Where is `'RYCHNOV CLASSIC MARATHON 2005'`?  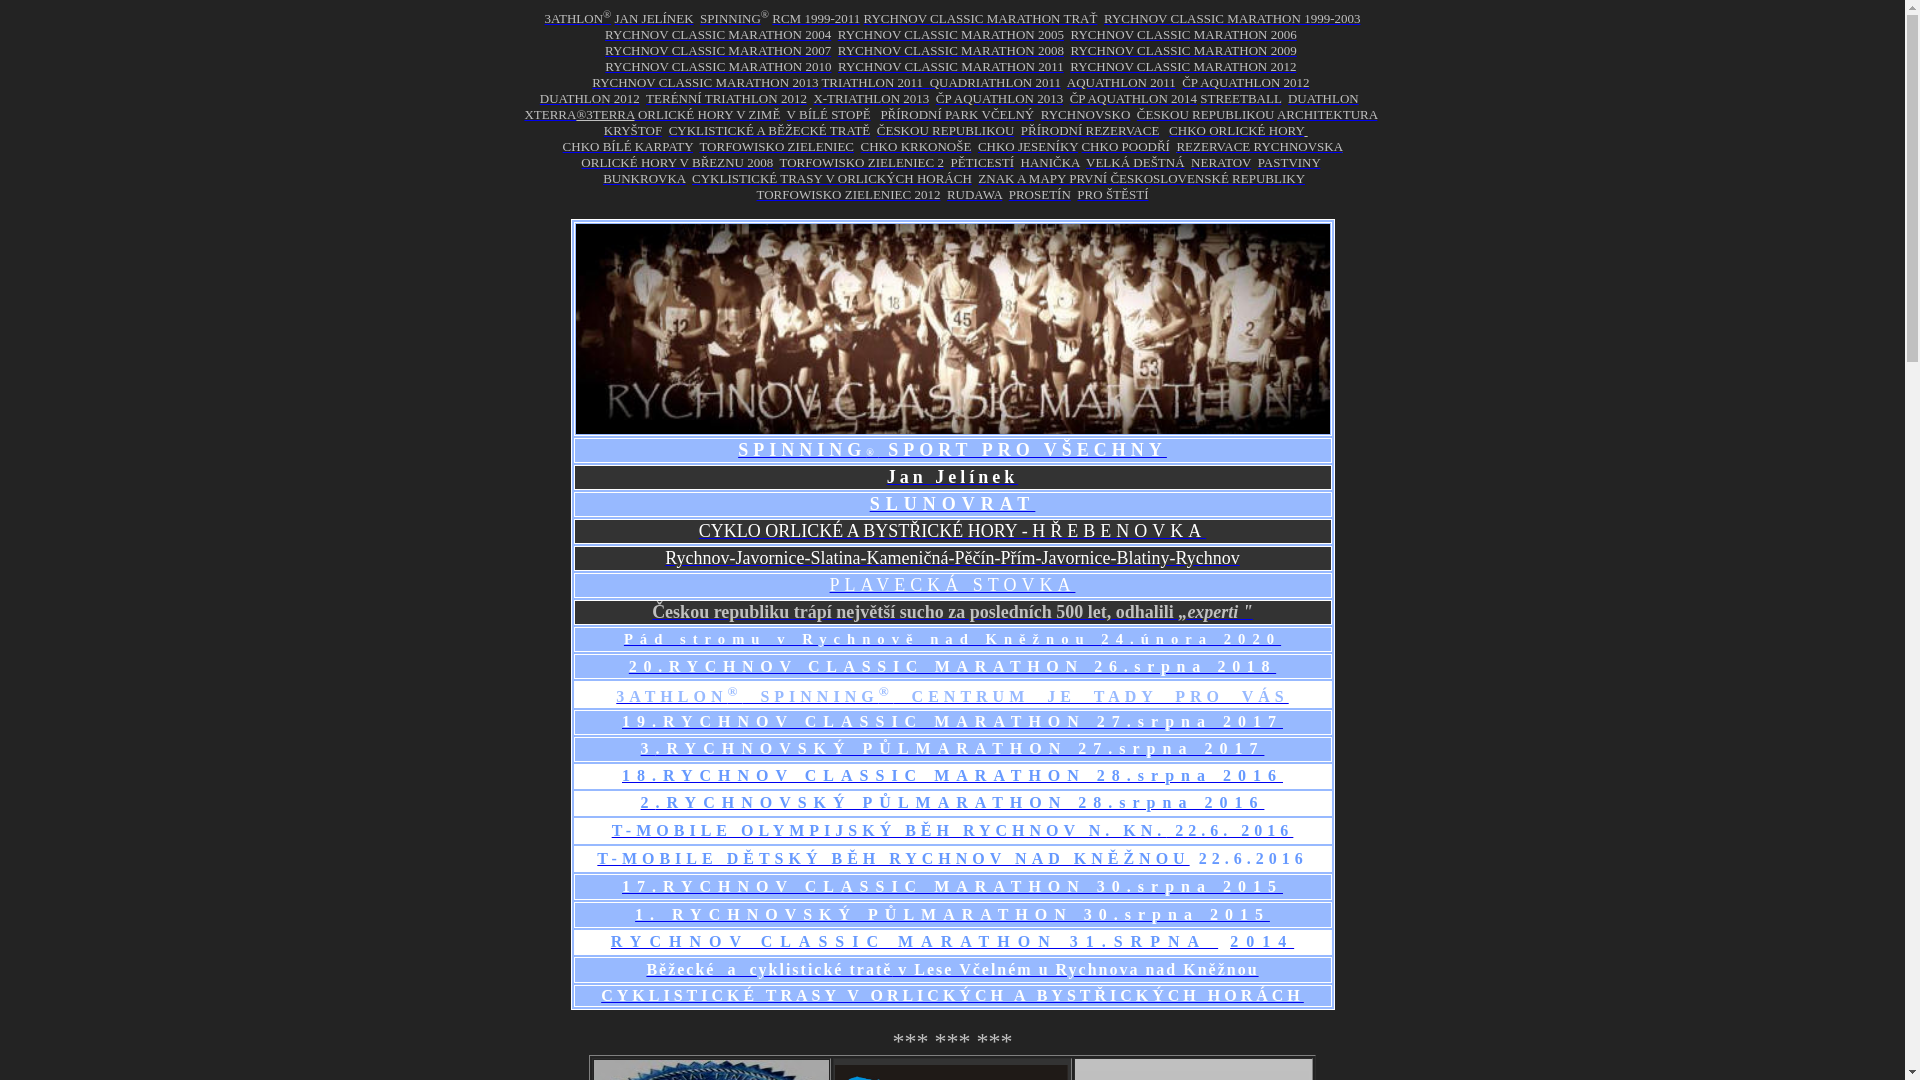
'RYCHNOV CLASSIC MARATHON 2005' is located at coordinates (949, 34).